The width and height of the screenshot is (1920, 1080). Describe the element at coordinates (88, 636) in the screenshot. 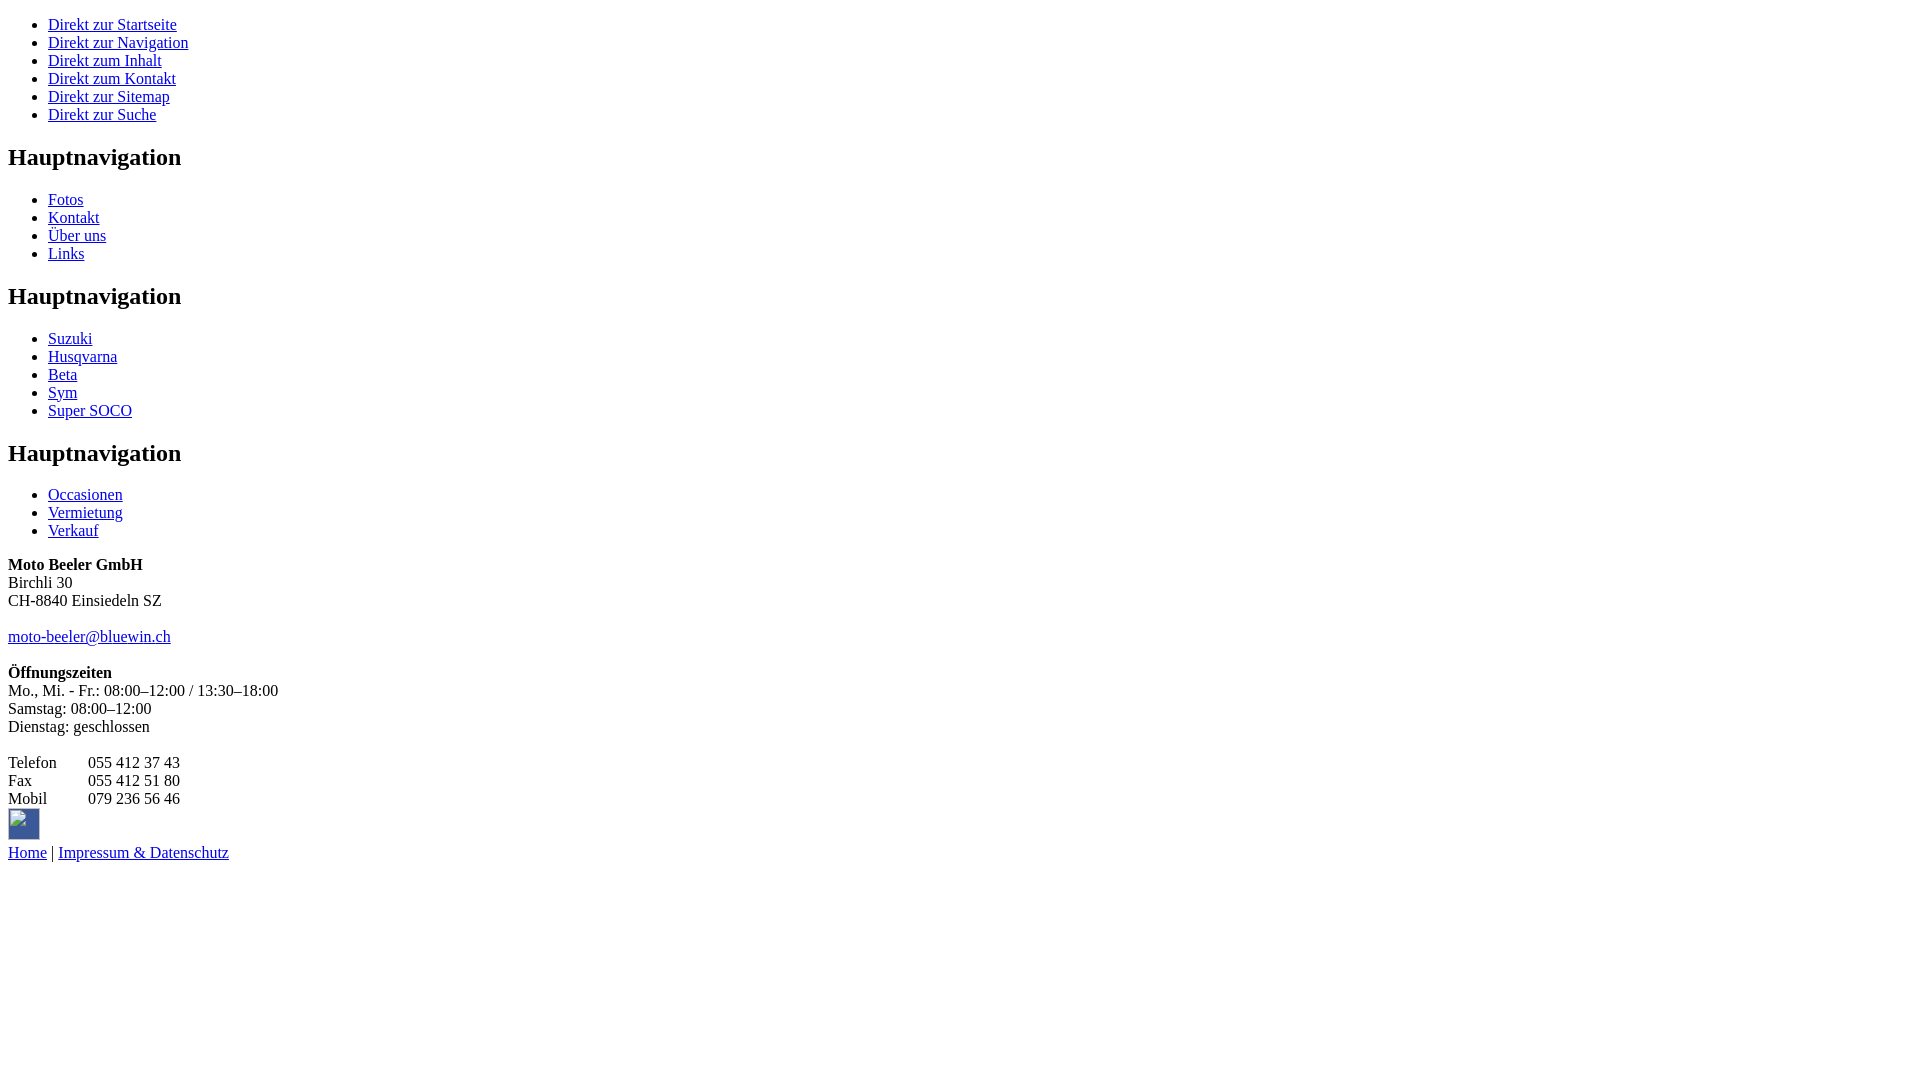

I see `'moto-beeler@bluewin.ch'` at that location.